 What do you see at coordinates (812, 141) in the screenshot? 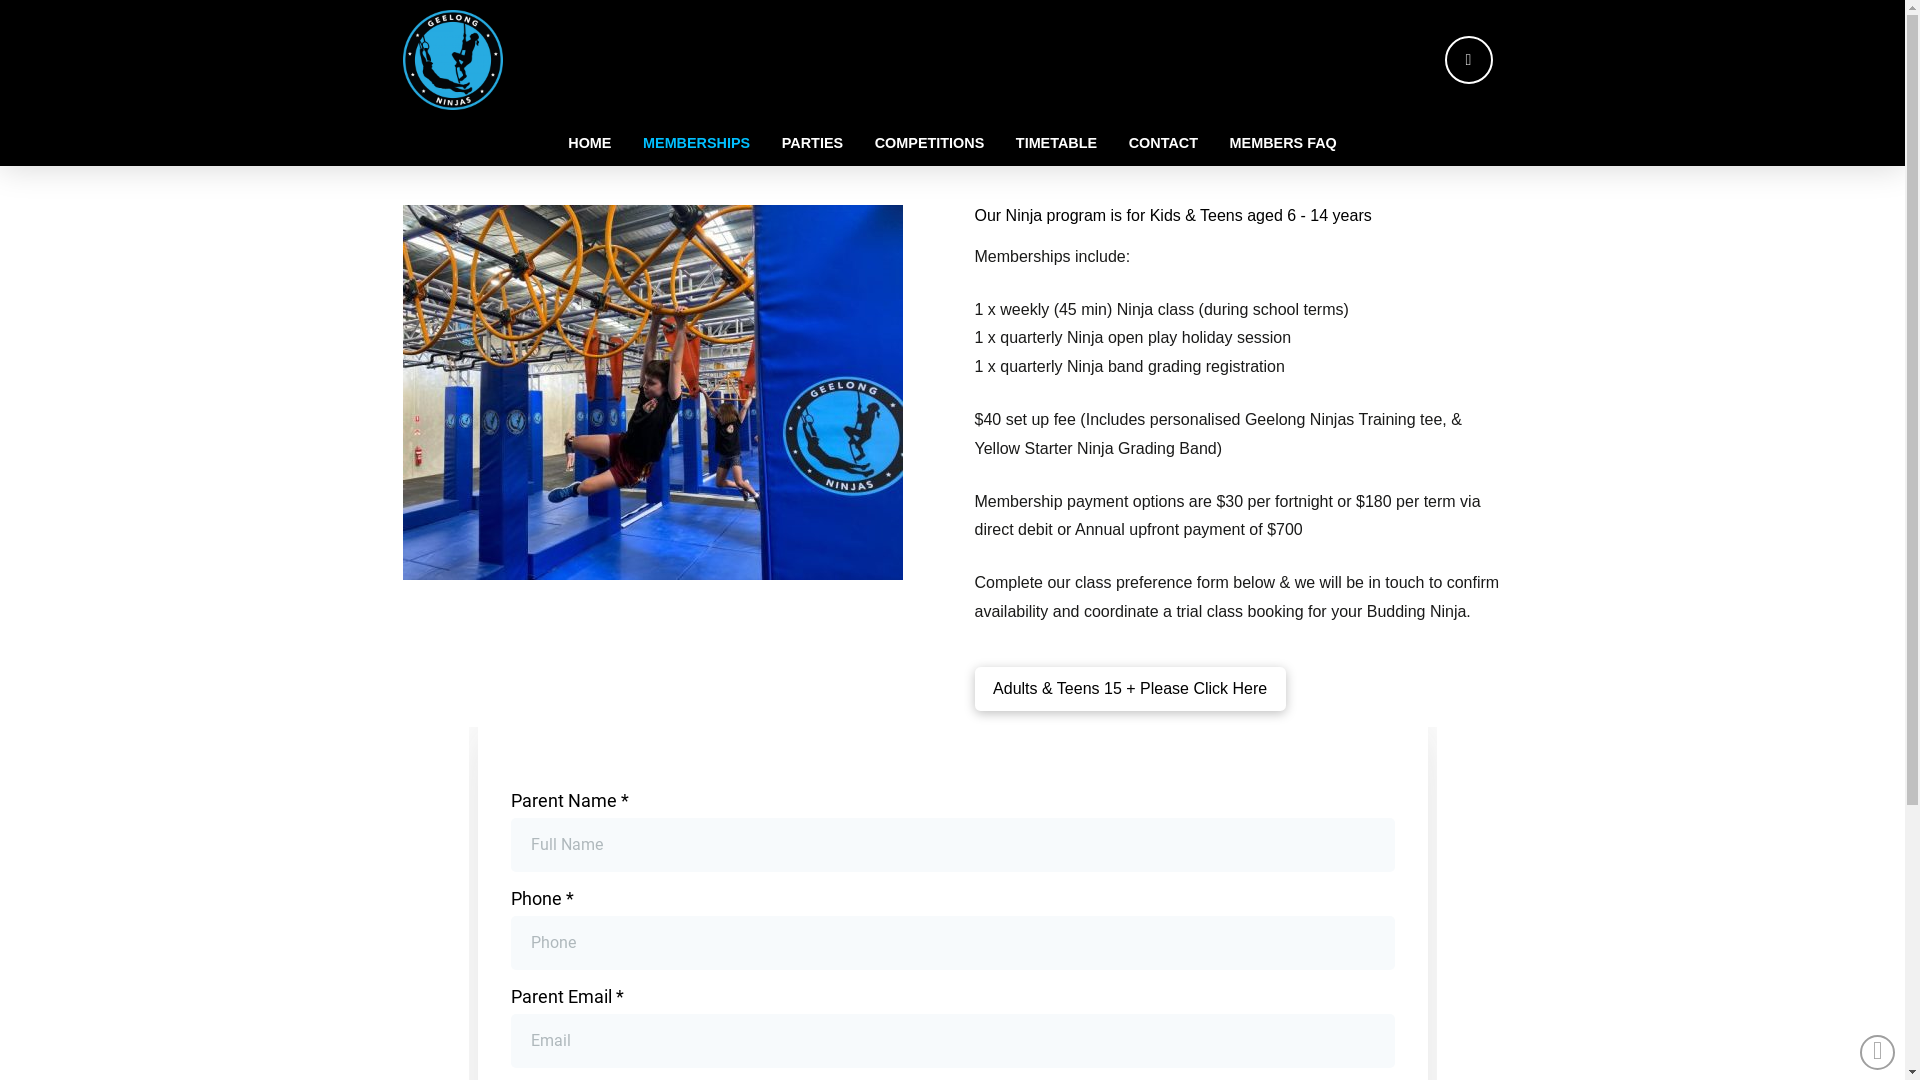
I see `'PARTIES'` at bounding box center [812, 141].